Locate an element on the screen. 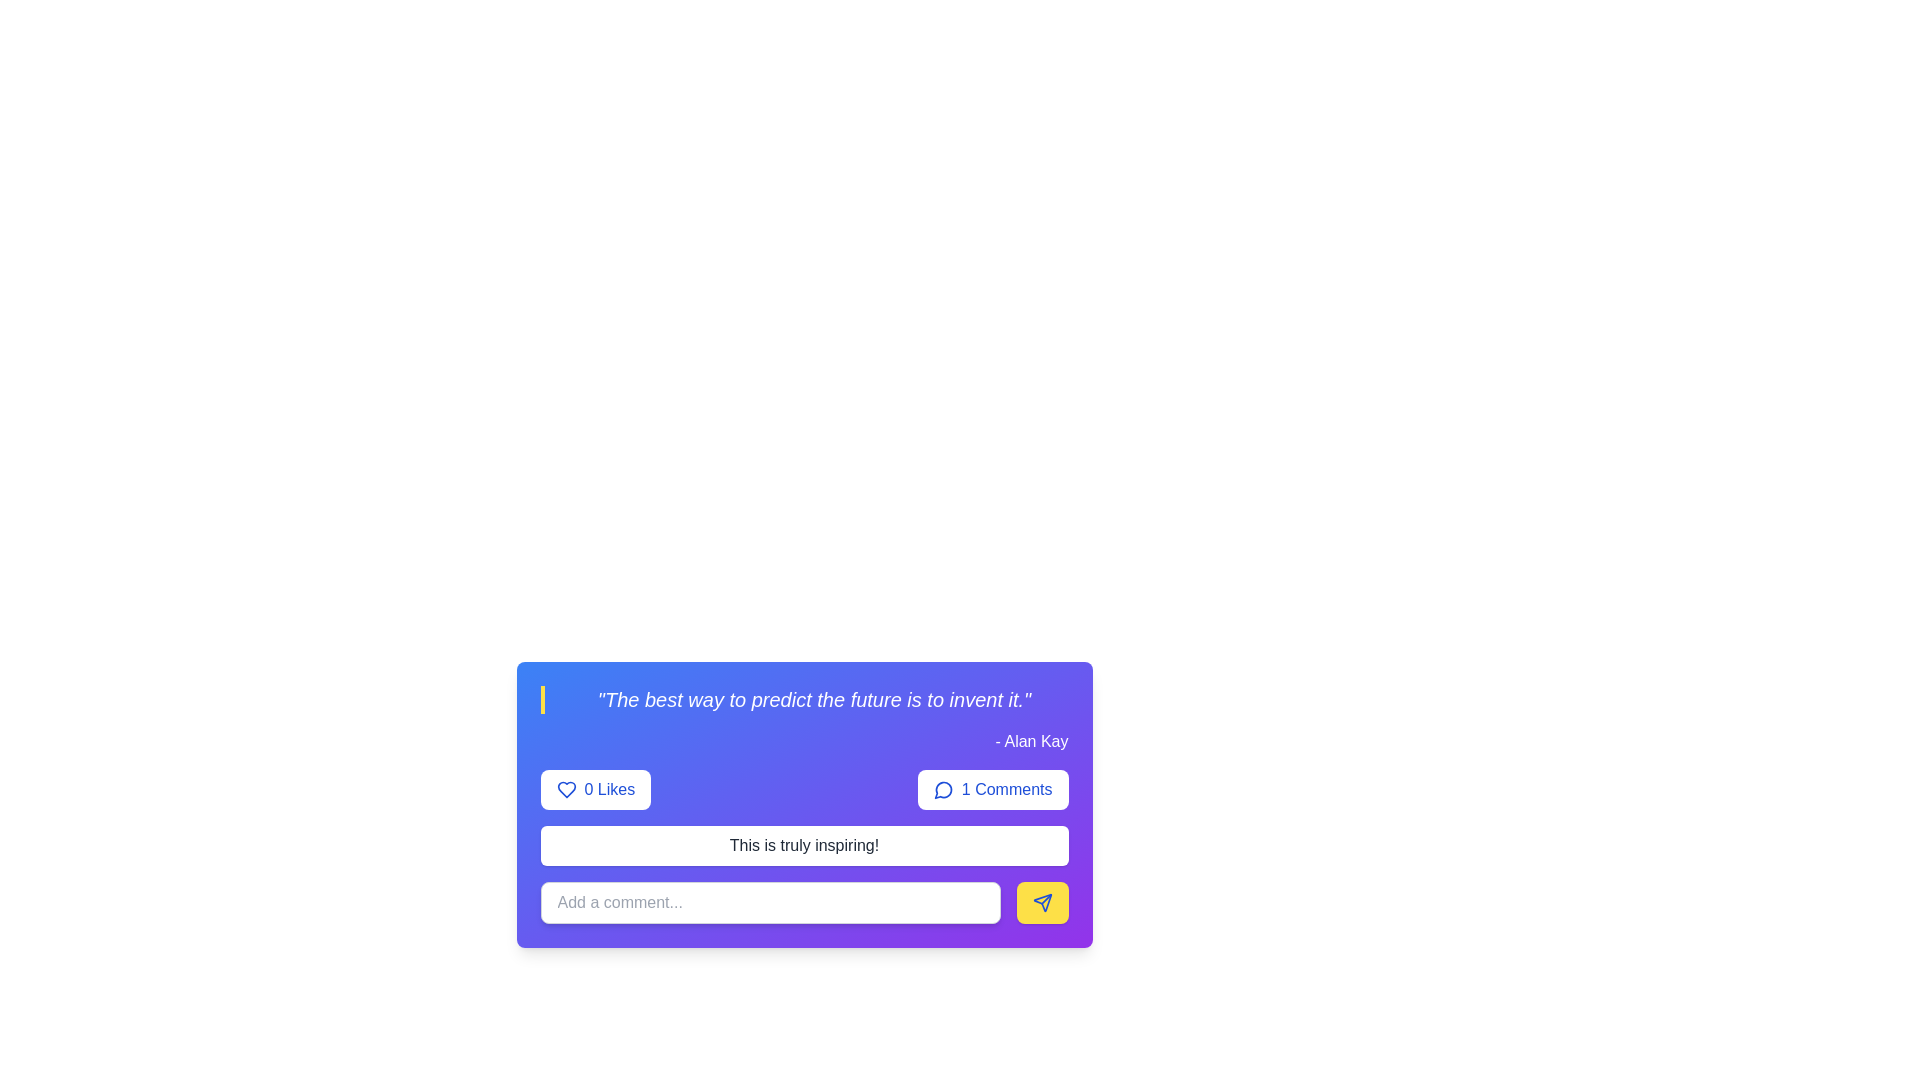 The height and width of the screenshot is (1080, 1920). the text label that says 'This is truly inspiring!' located within a blue and purple gradient card, positioned below the '1 Comments' button and above the comment input field is located at coordinates (804, 845).